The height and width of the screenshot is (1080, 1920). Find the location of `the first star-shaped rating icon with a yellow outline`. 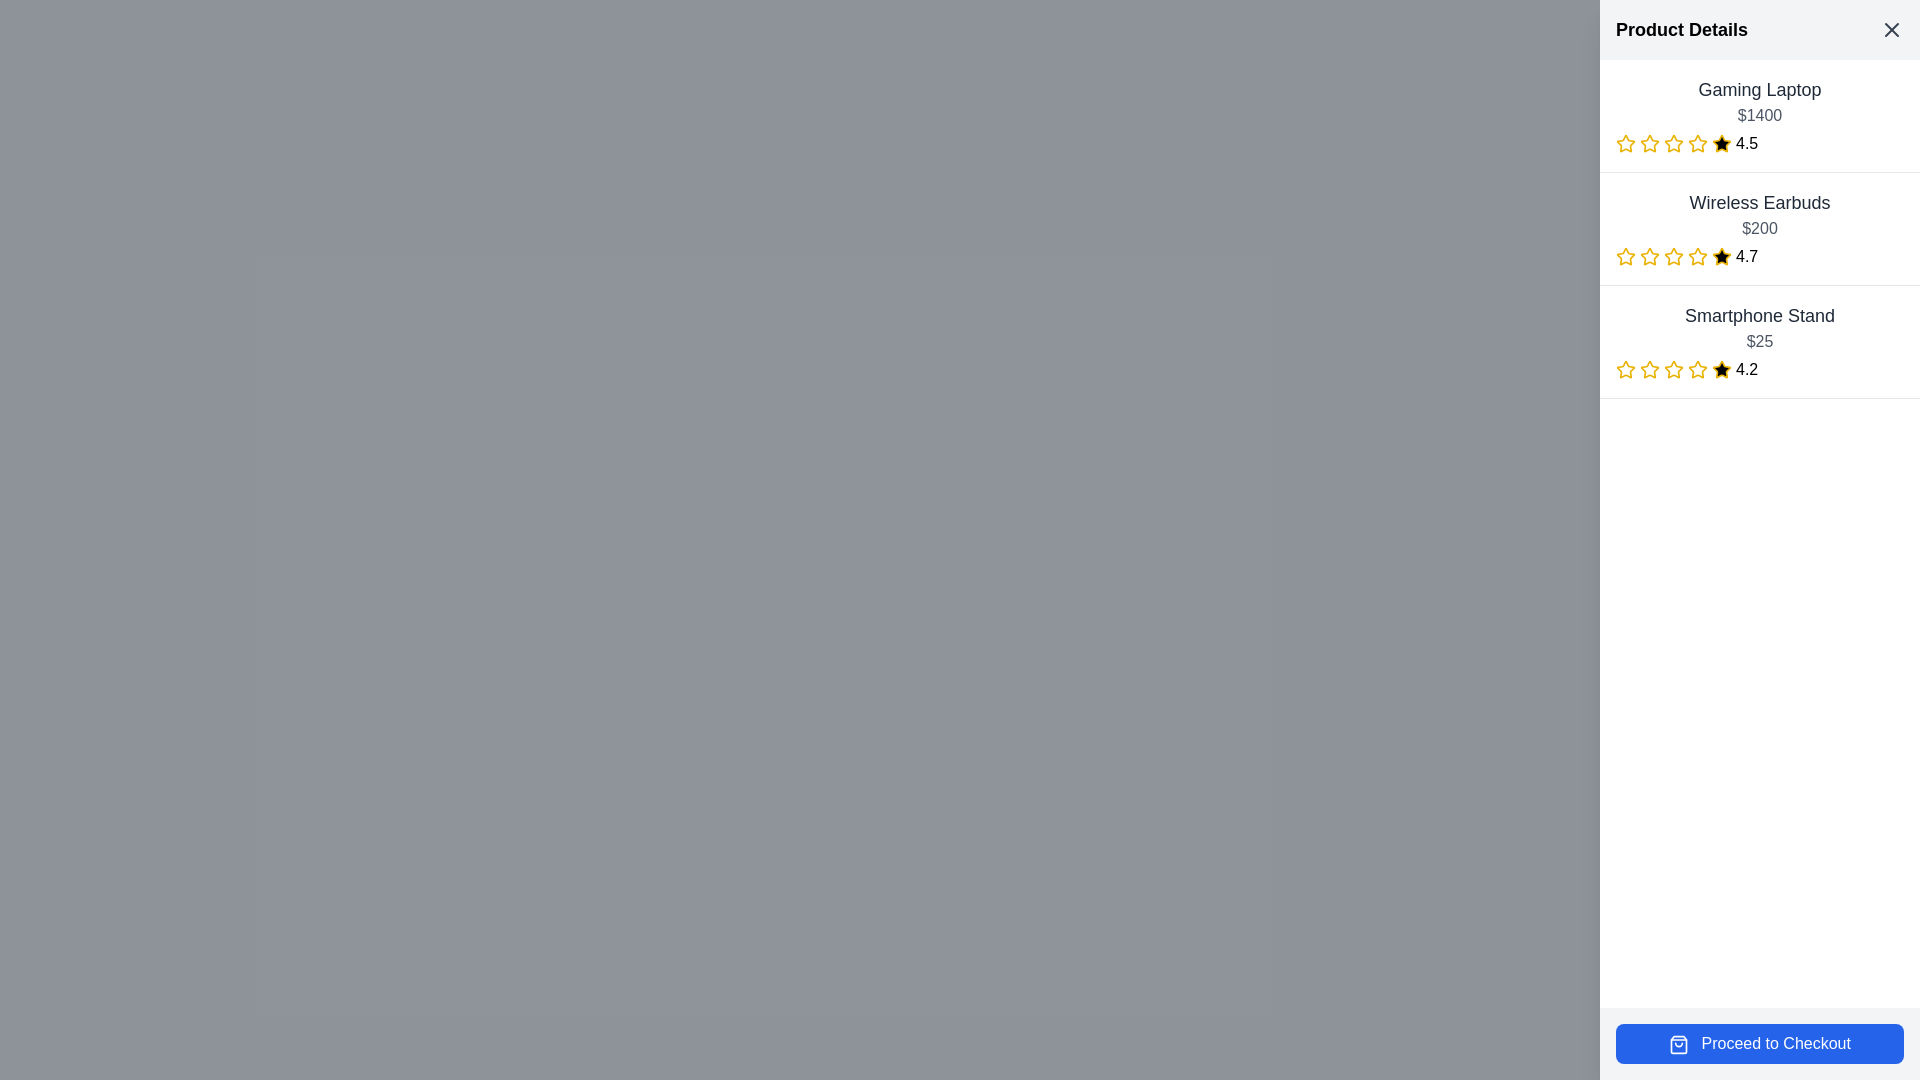

the first star-shaped rating icon with a yellow outline is located at coordinates (1625, 369).